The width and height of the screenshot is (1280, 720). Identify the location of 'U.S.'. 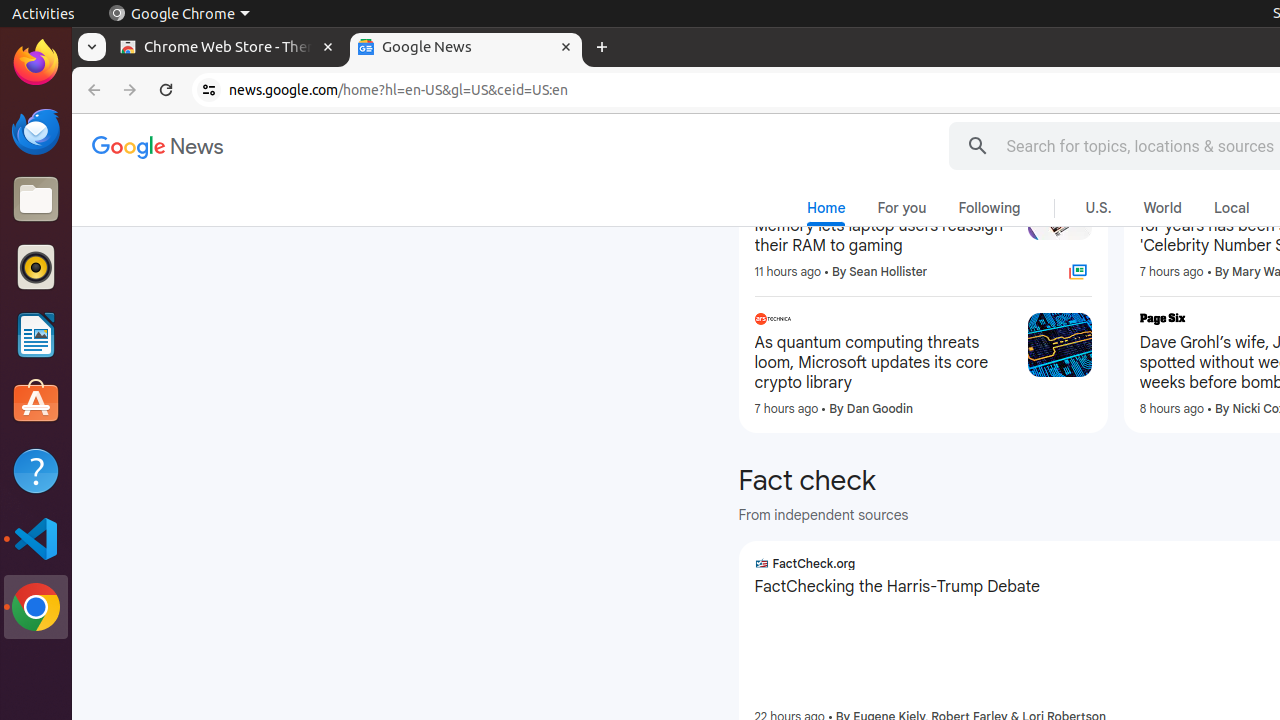
(1097, 208).